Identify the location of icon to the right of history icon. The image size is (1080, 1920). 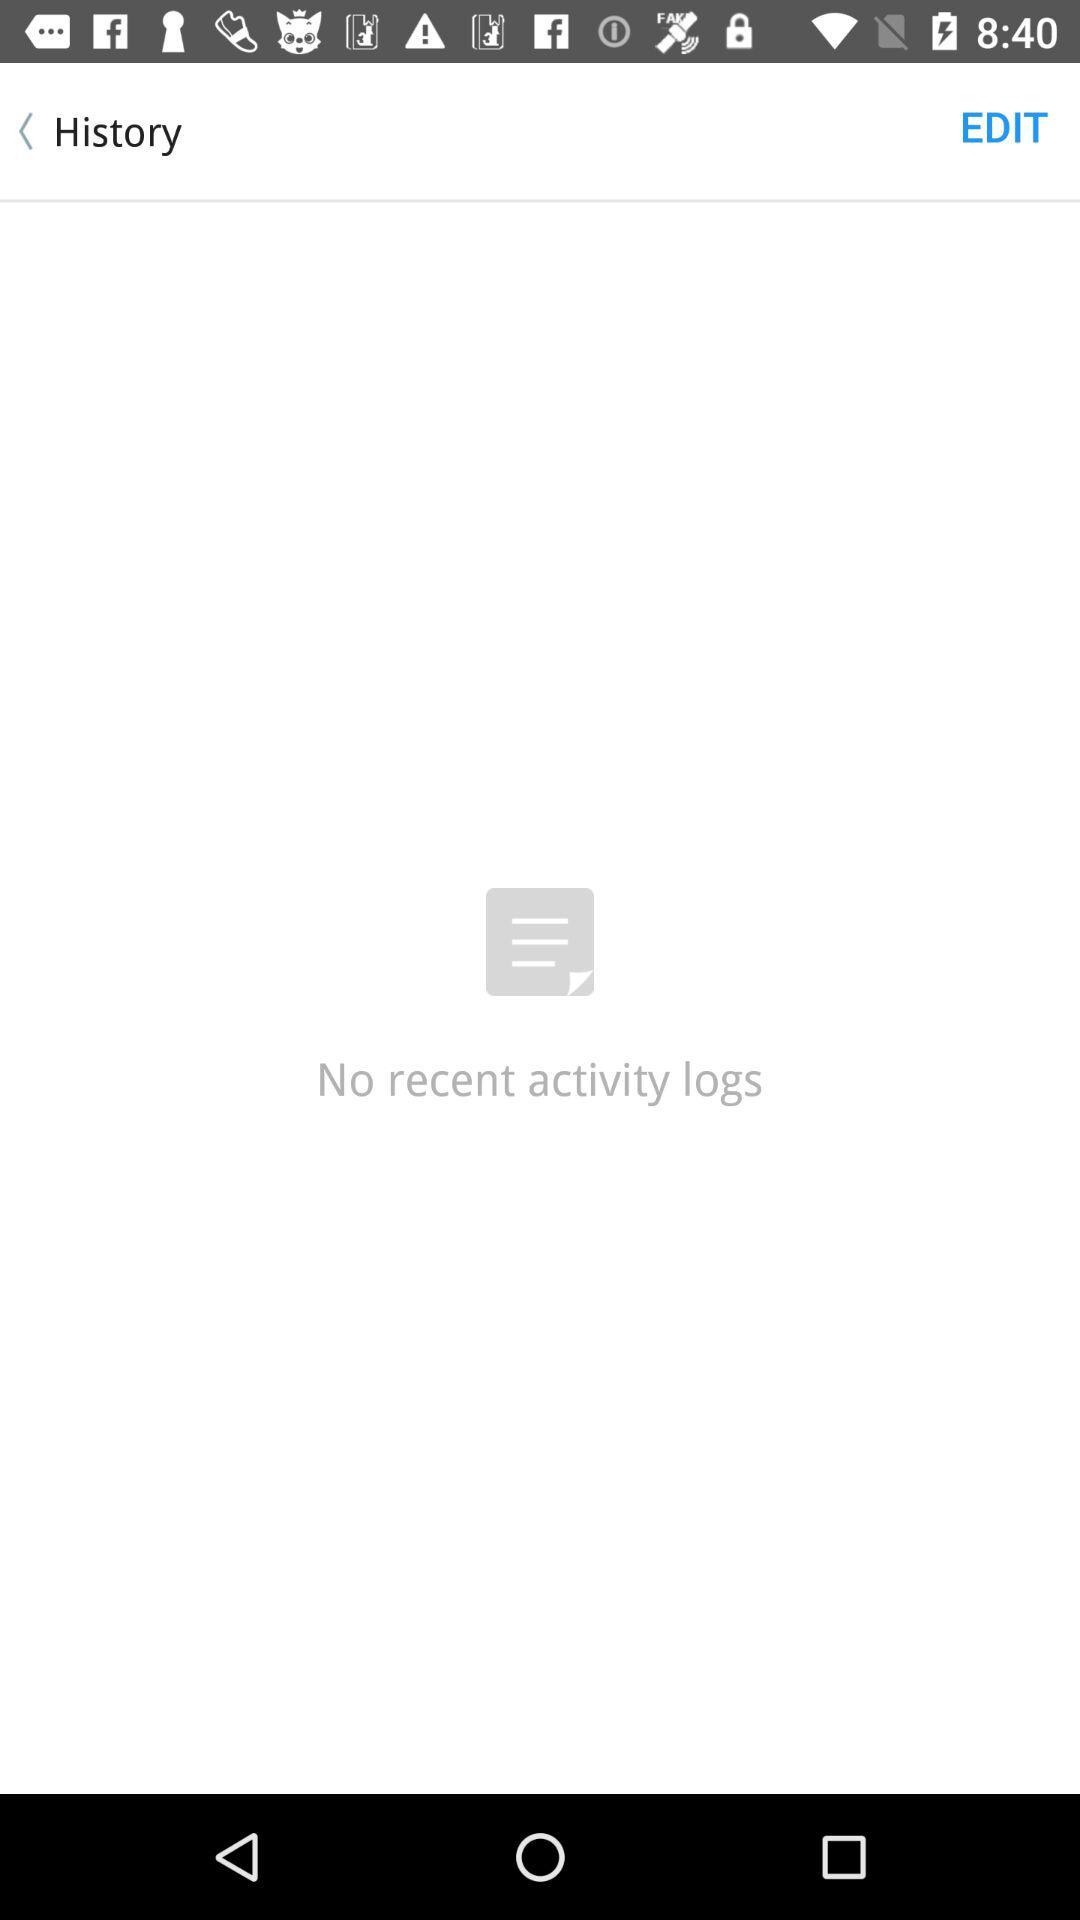
(1004, 124).